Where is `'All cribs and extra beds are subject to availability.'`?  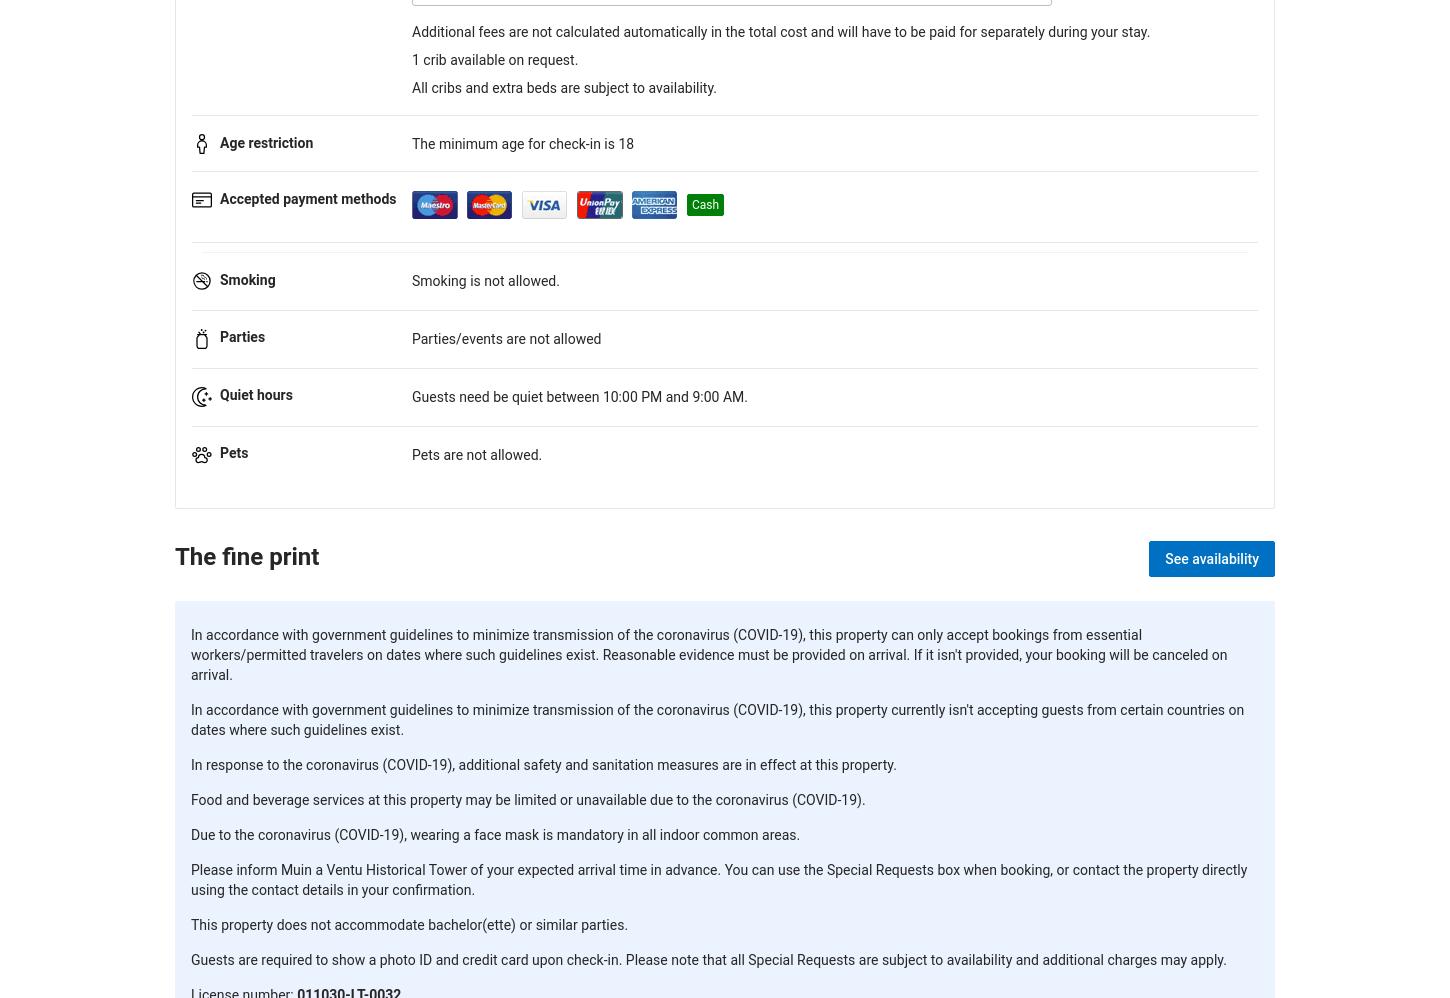 'All cribs and extra beds are subject to availability.' is located at coordinates (564, 87).